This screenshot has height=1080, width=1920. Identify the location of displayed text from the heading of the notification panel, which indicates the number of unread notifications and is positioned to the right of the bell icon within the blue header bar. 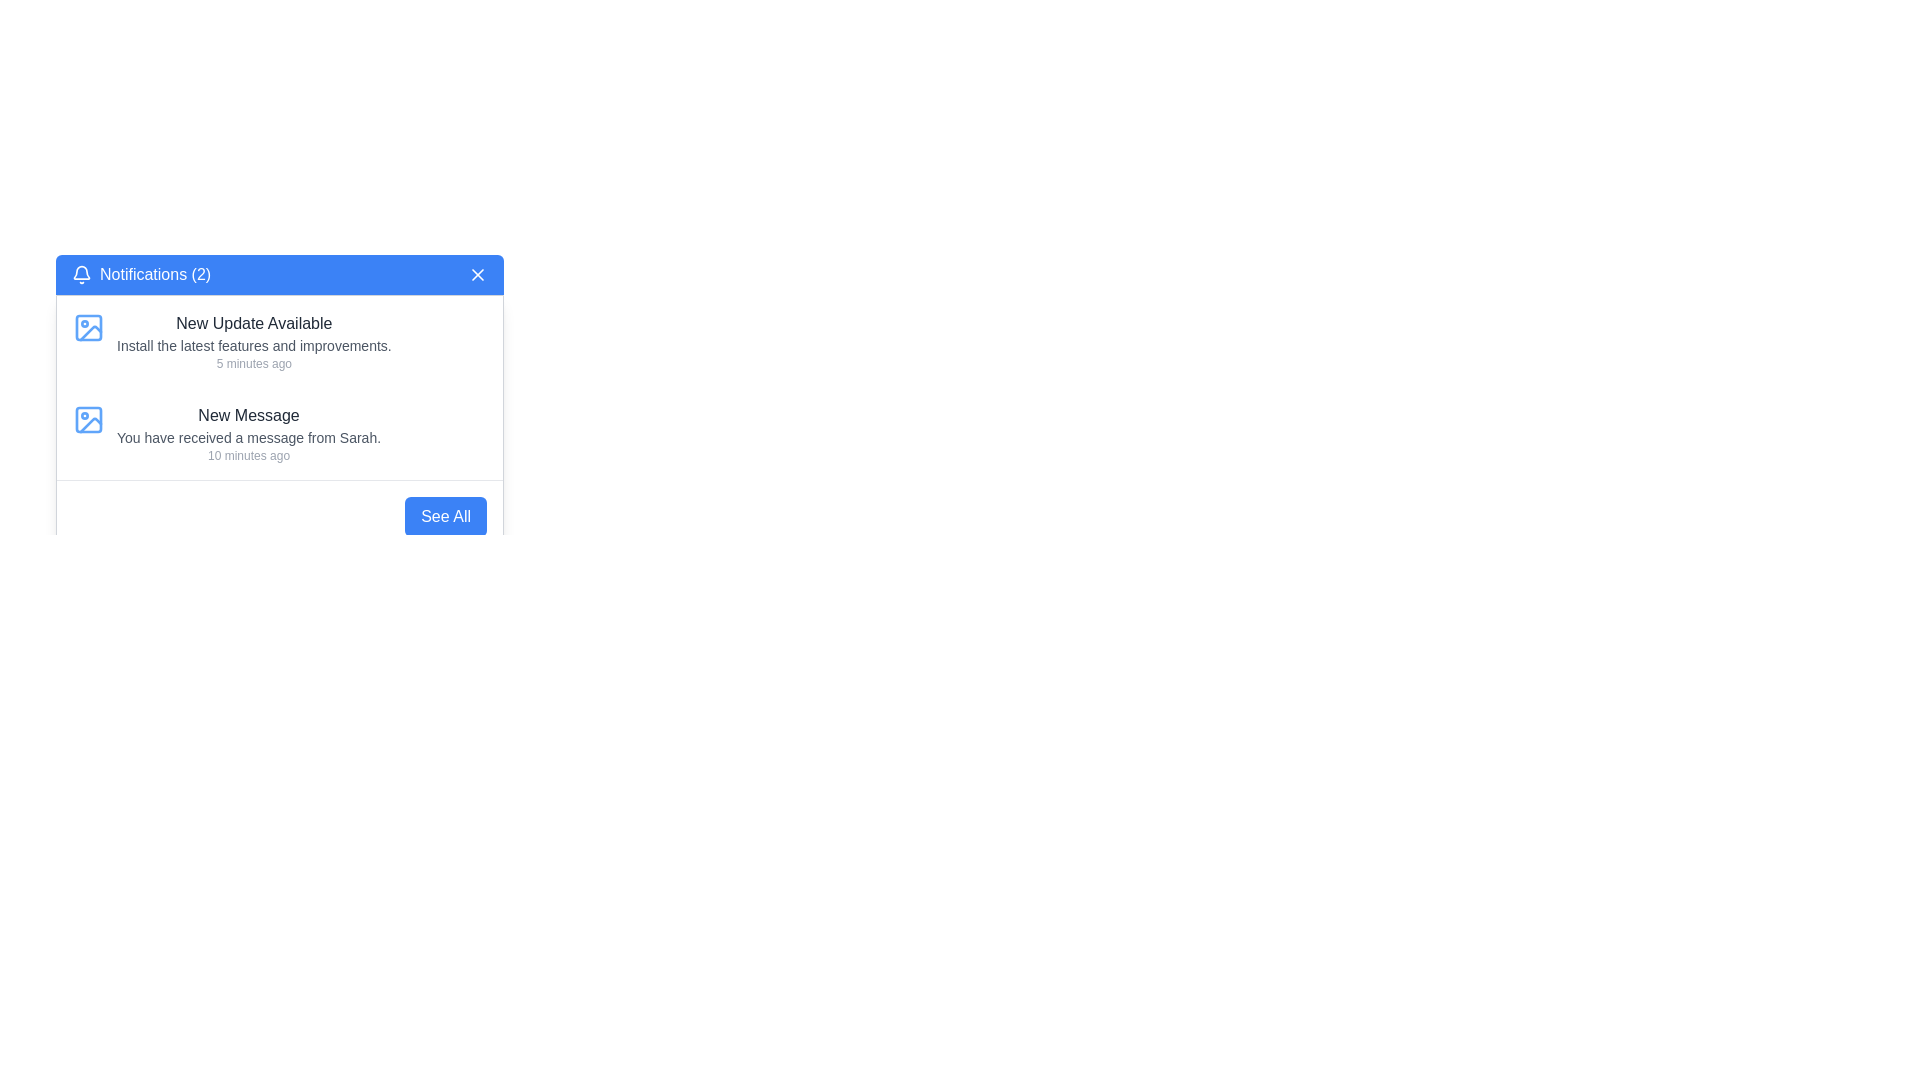
(154, 274).